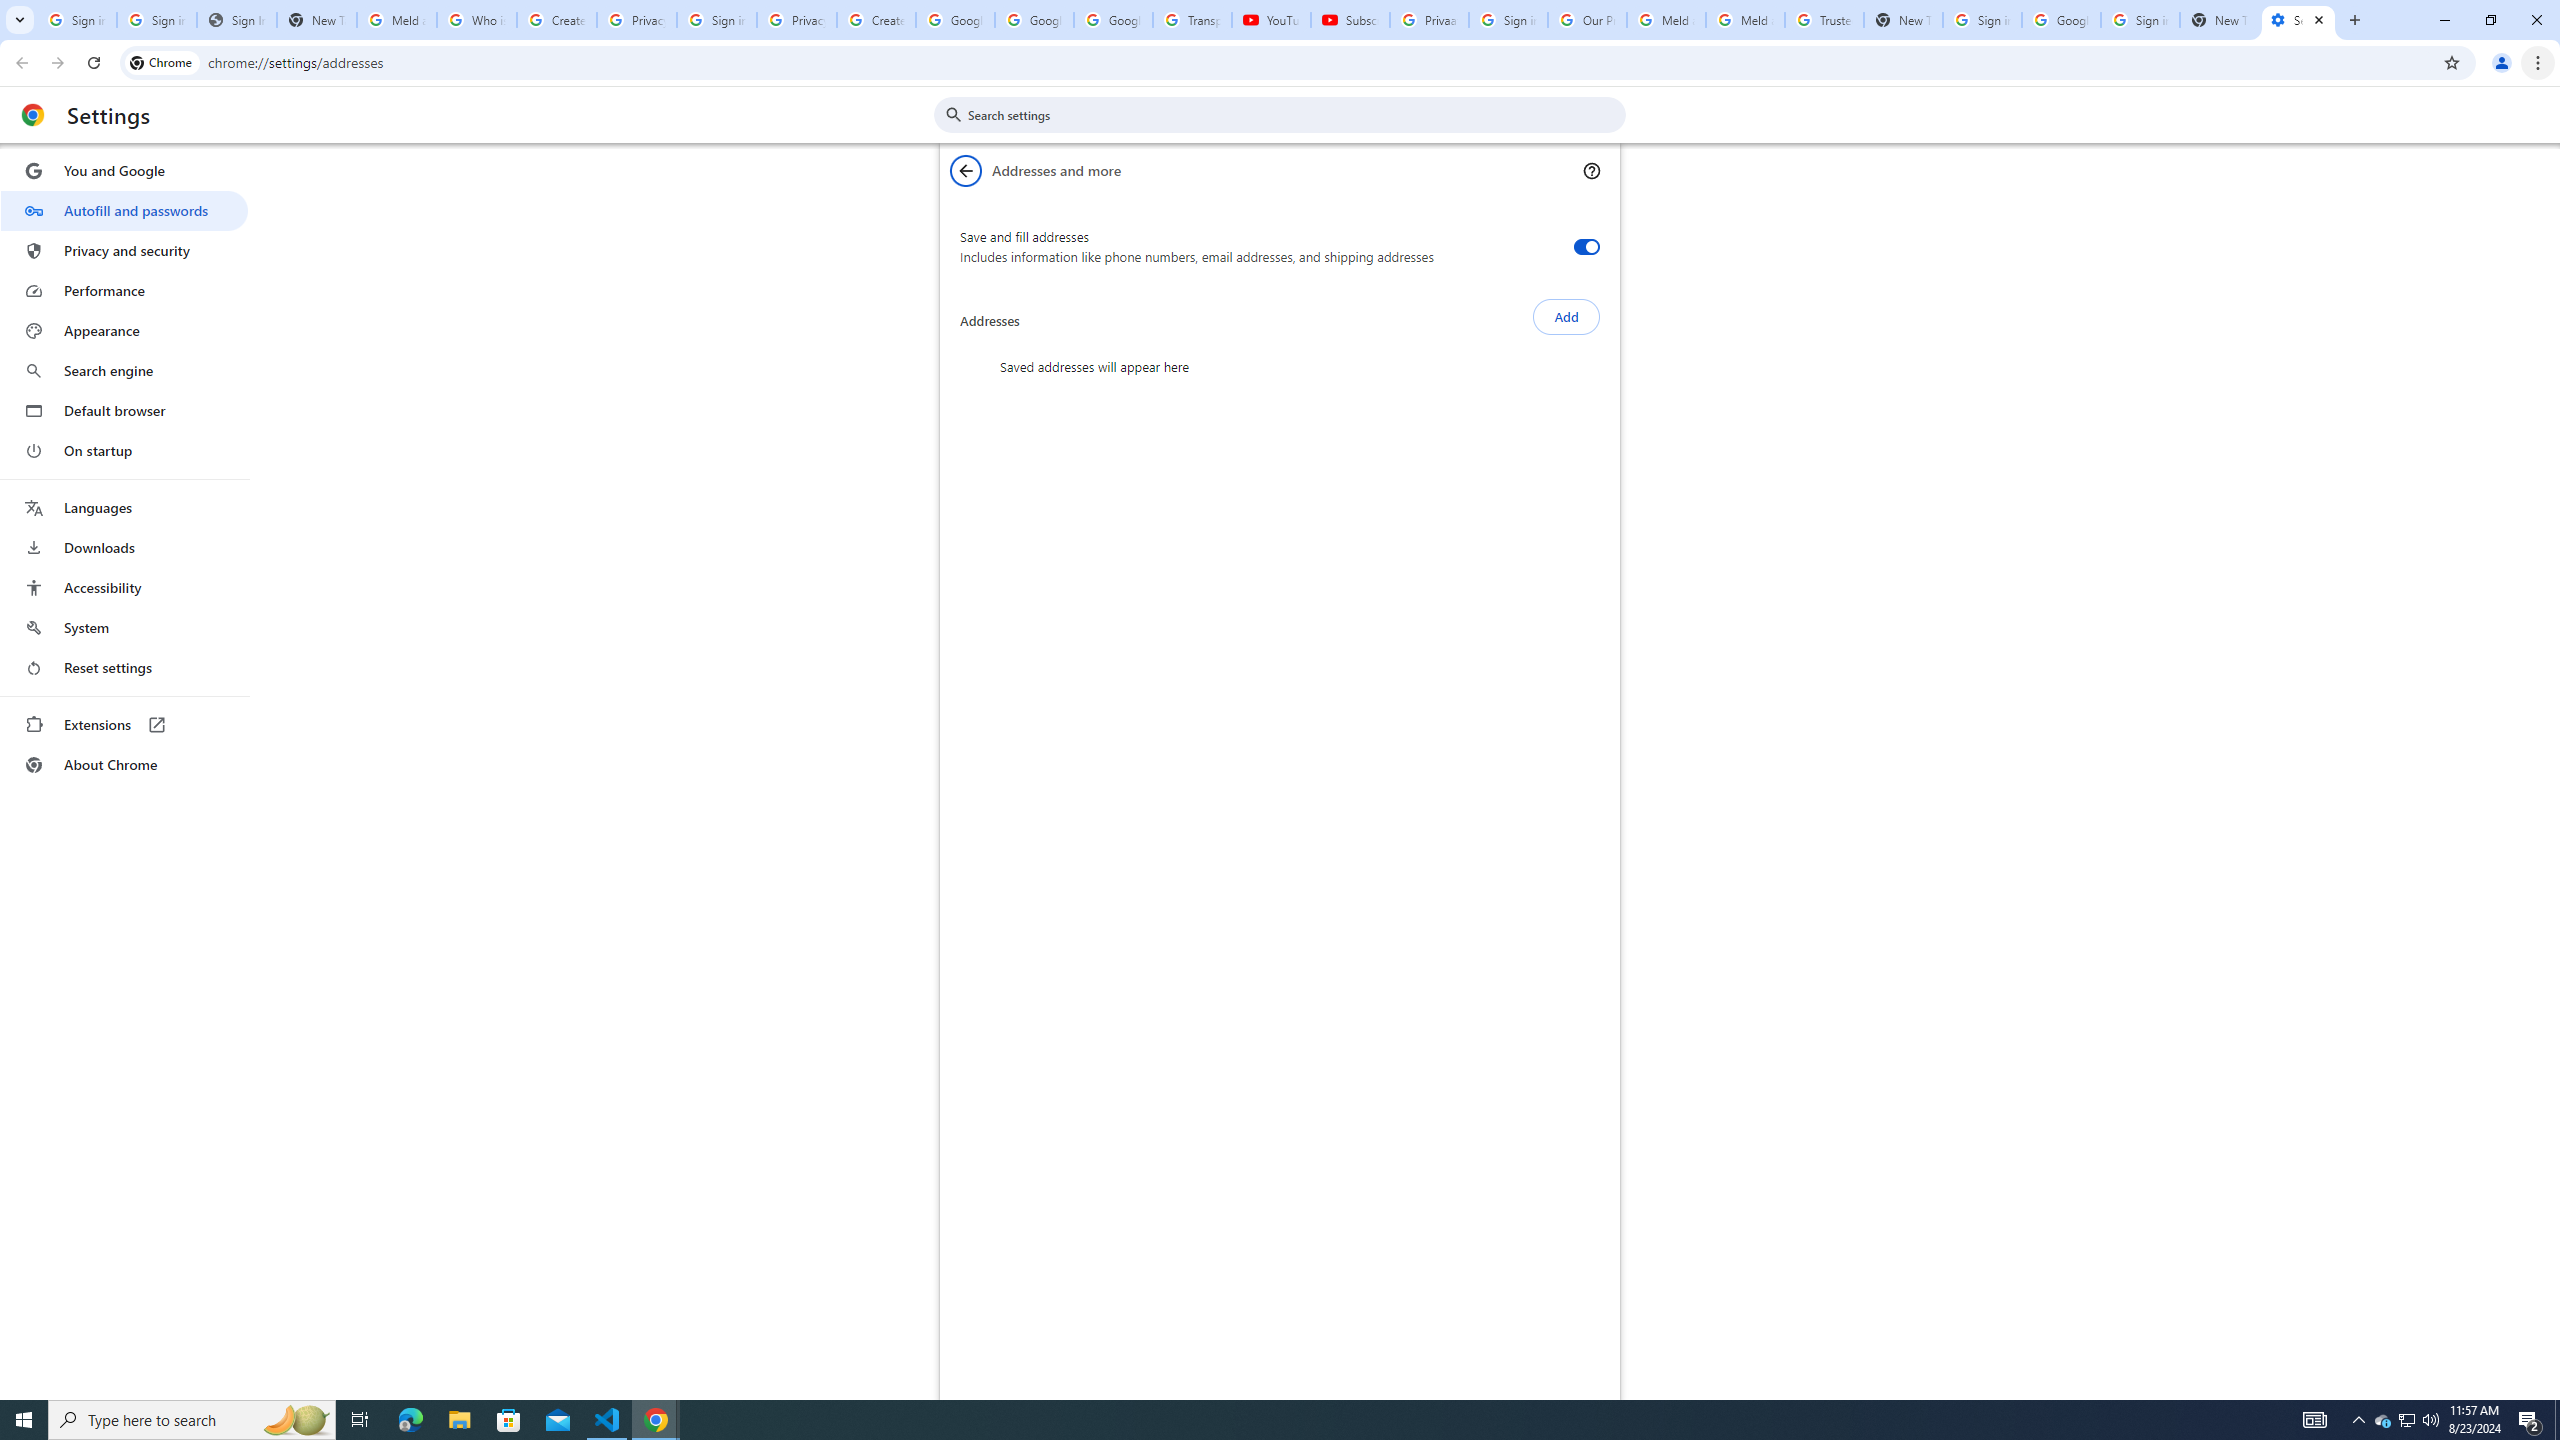 Image resolution: width=2560 pixels, height=1440 pixels. Describe the element at coordinates (1349, 19) in the screenshot. I see `'Subscriptions - YouTube'` at that location.